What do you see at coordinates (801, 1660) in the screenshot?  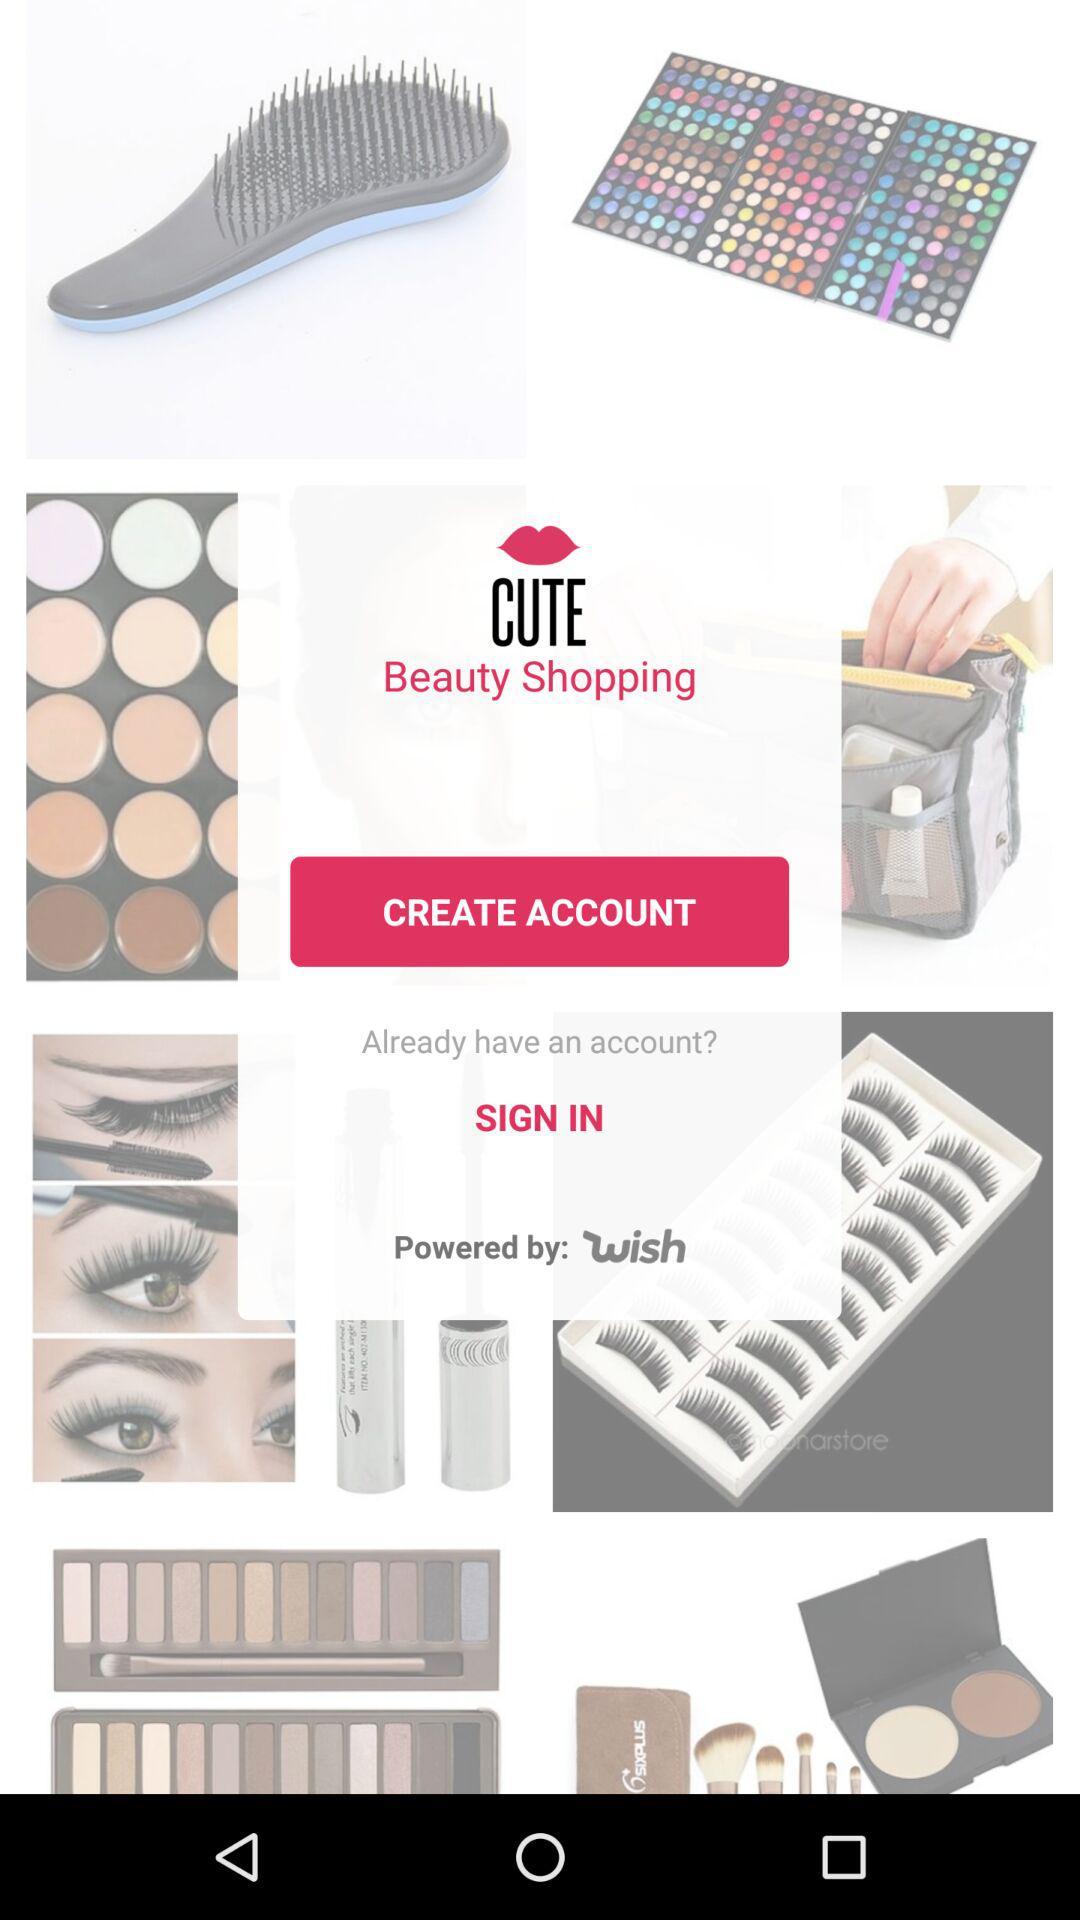 I see `browse the cosmetics` at bounding box center [801, 1660].